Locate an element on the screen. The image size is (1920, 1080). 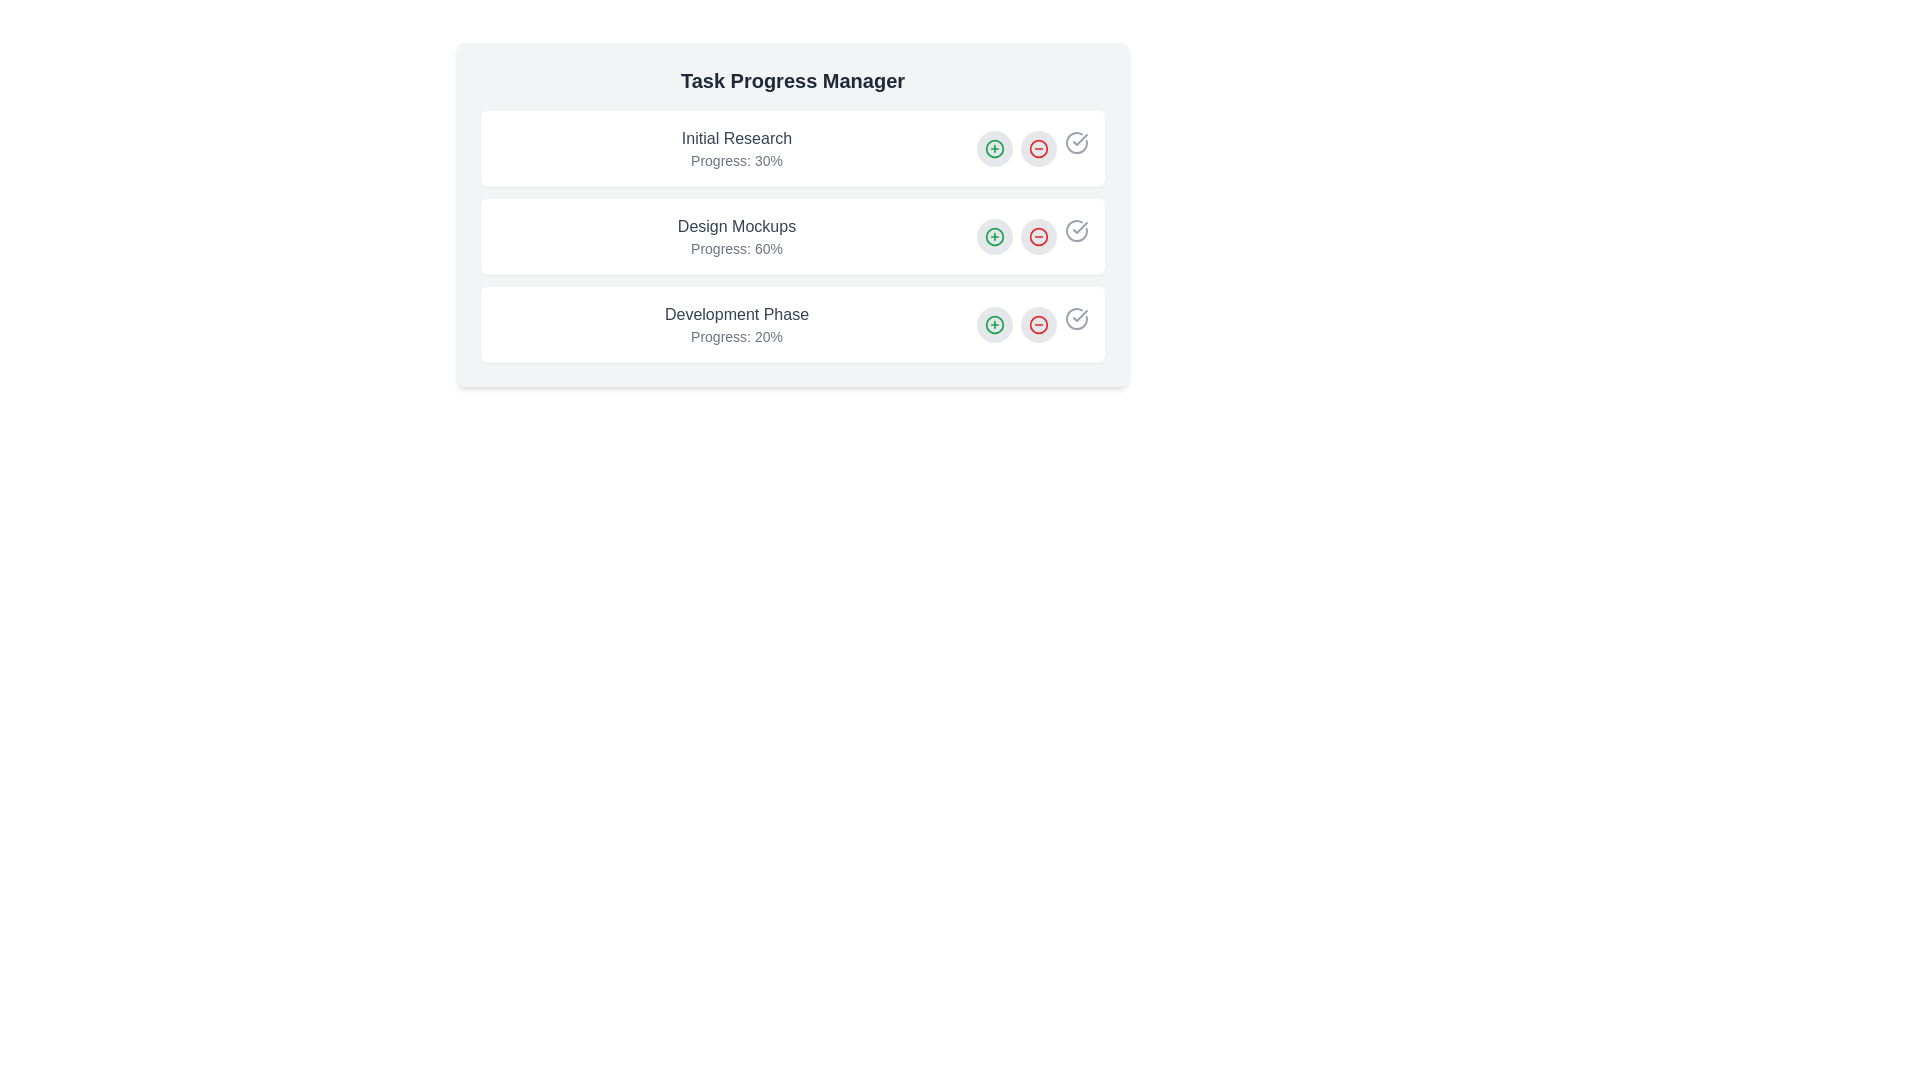
the text label that reads 'Progress: 20%', which is styled in gray and located below the title 'Development Phase' is located at coordinates (736, 335).